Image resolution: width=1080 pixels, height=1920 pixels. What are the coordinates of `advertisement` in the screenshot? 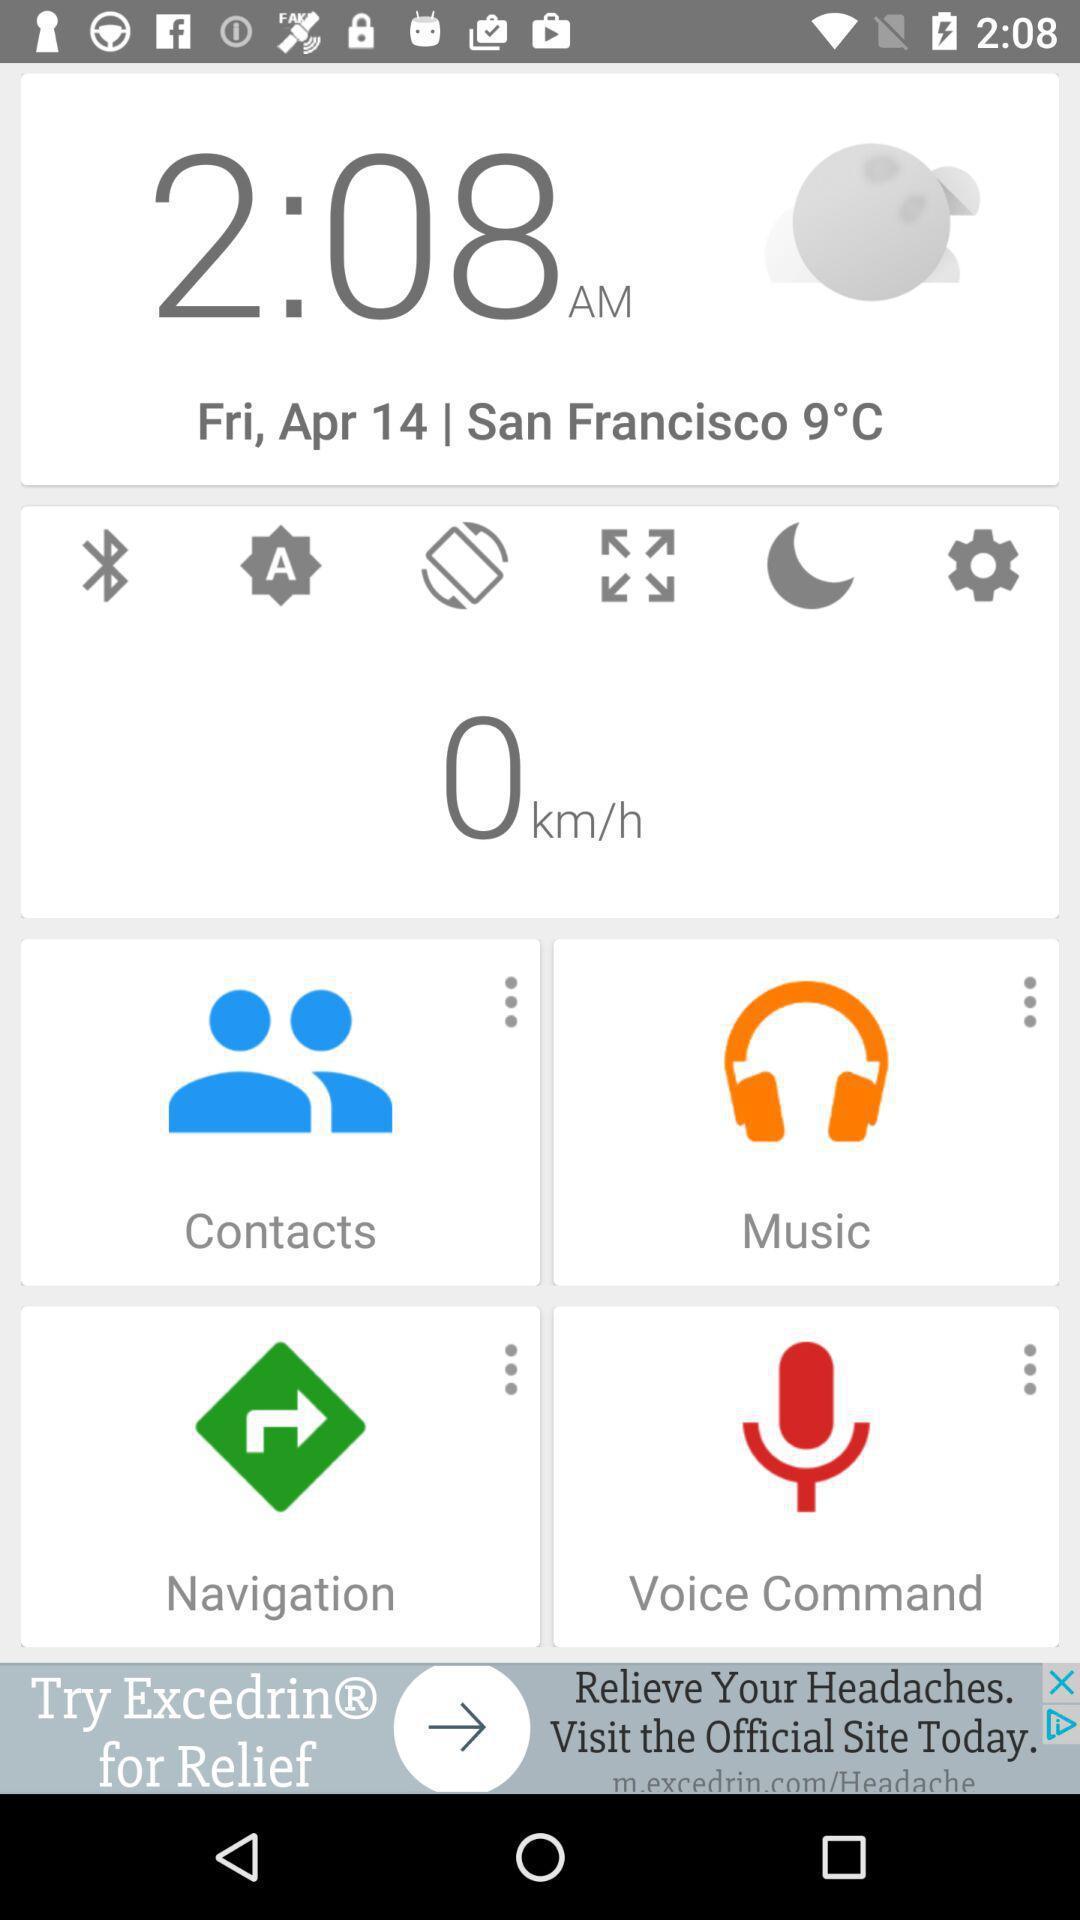 It's located at (540, 1727).